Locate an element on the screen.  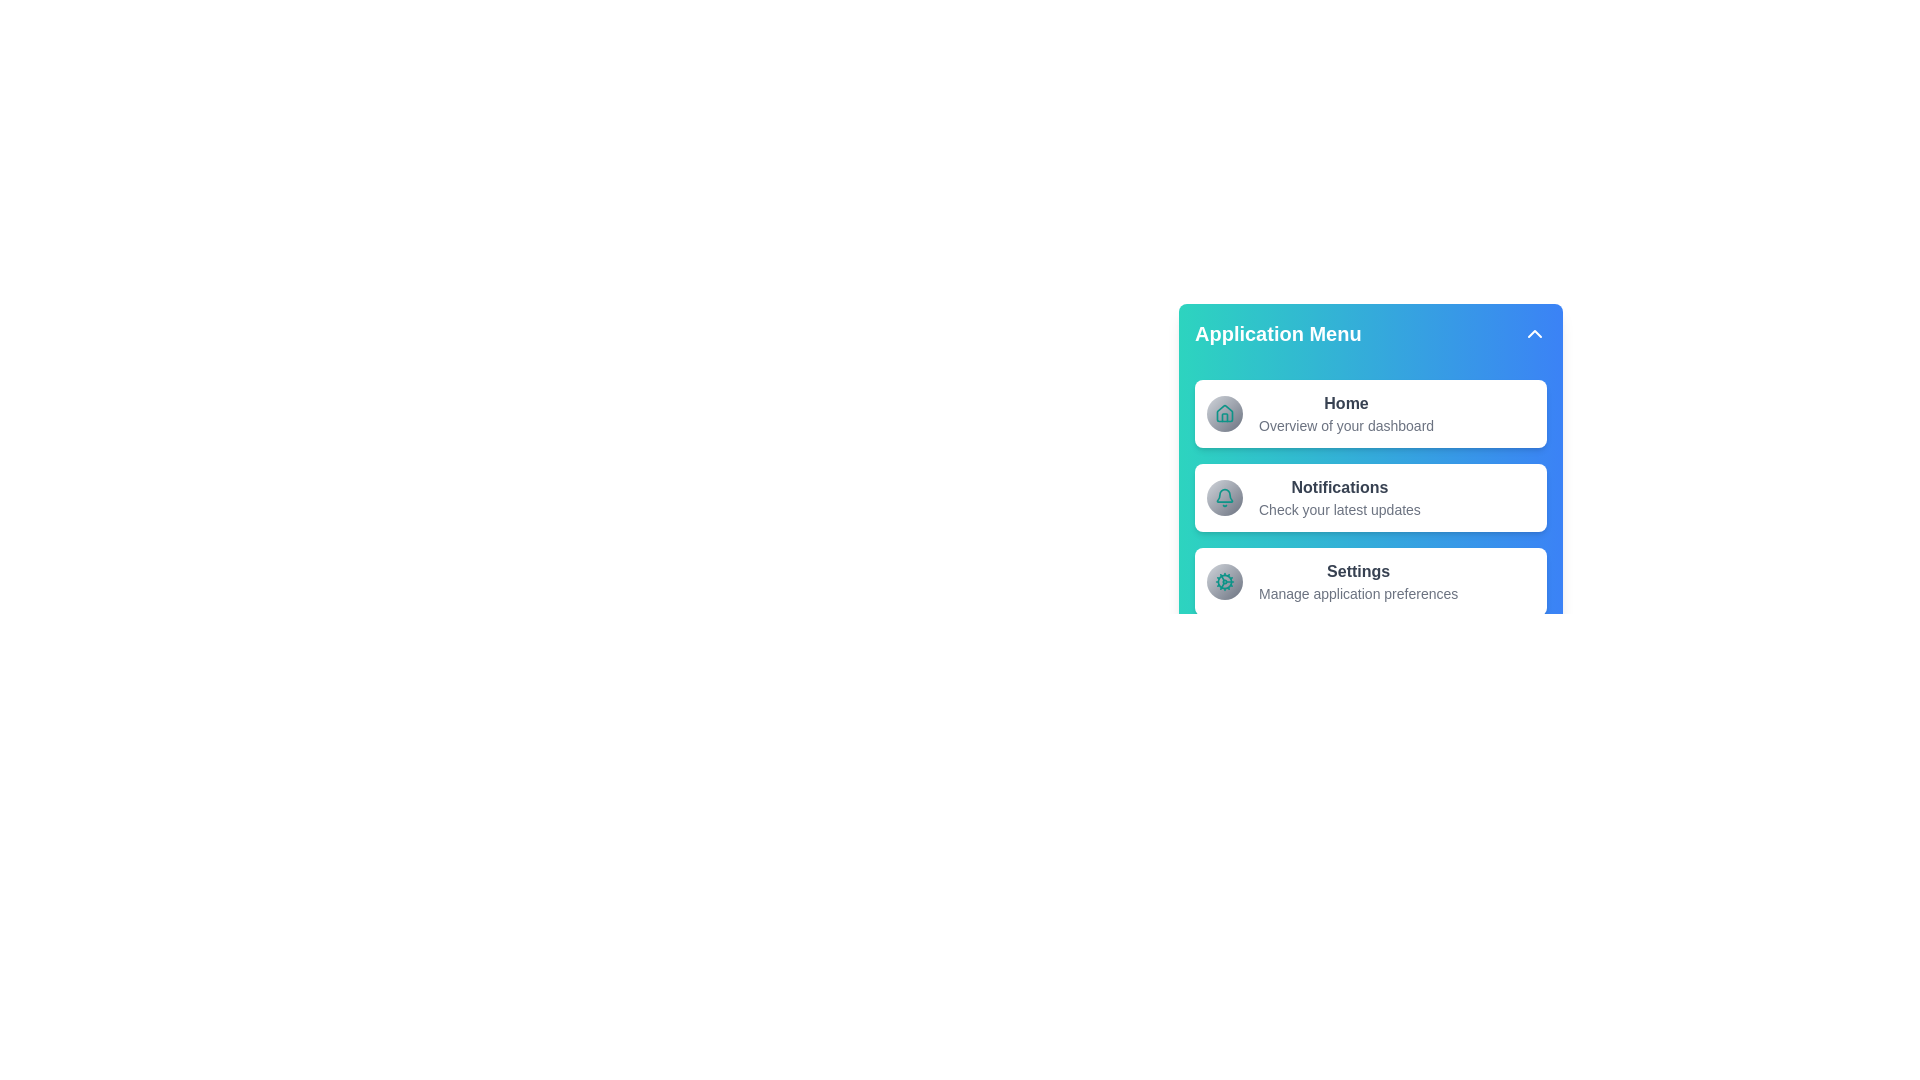
the icon of the Home menu item to trigger its associated action is located at coordinates (1223, 412).